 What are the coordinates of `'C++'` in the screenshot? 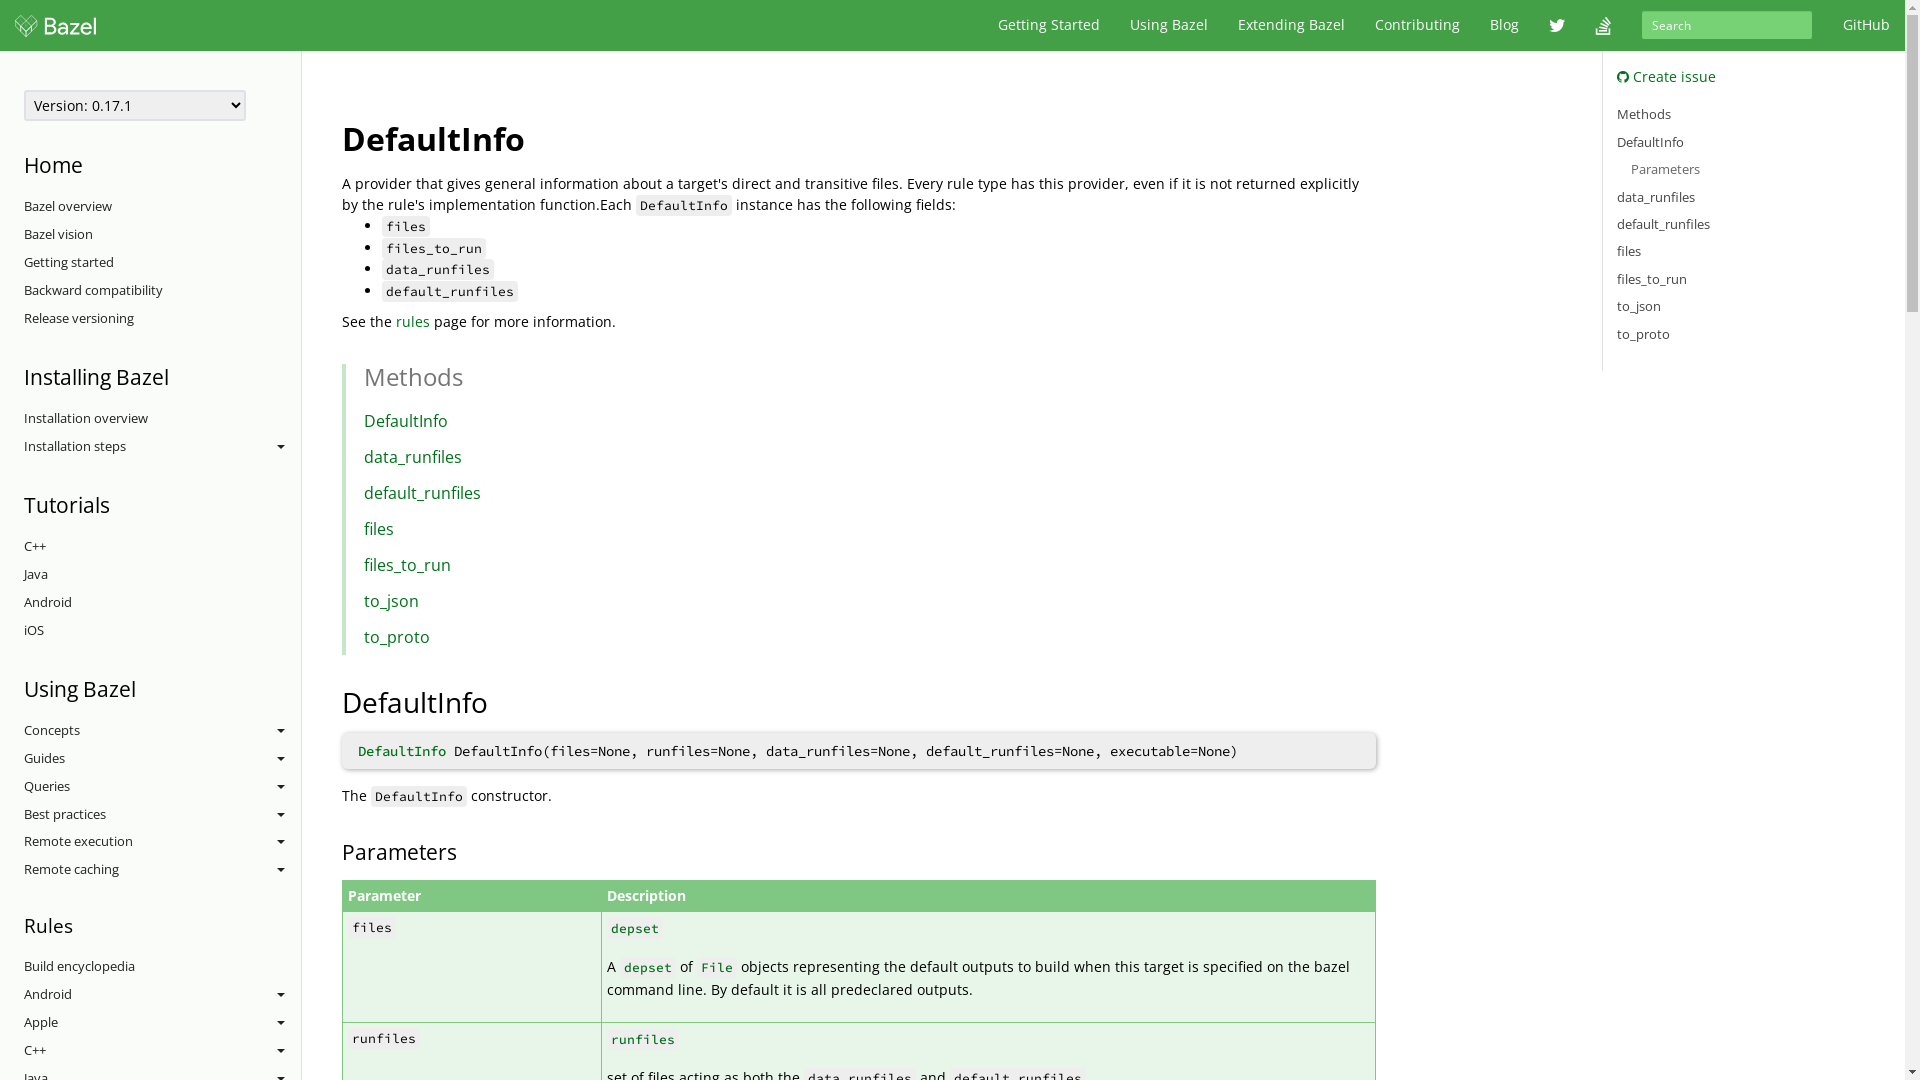 It's located at (162, 547).